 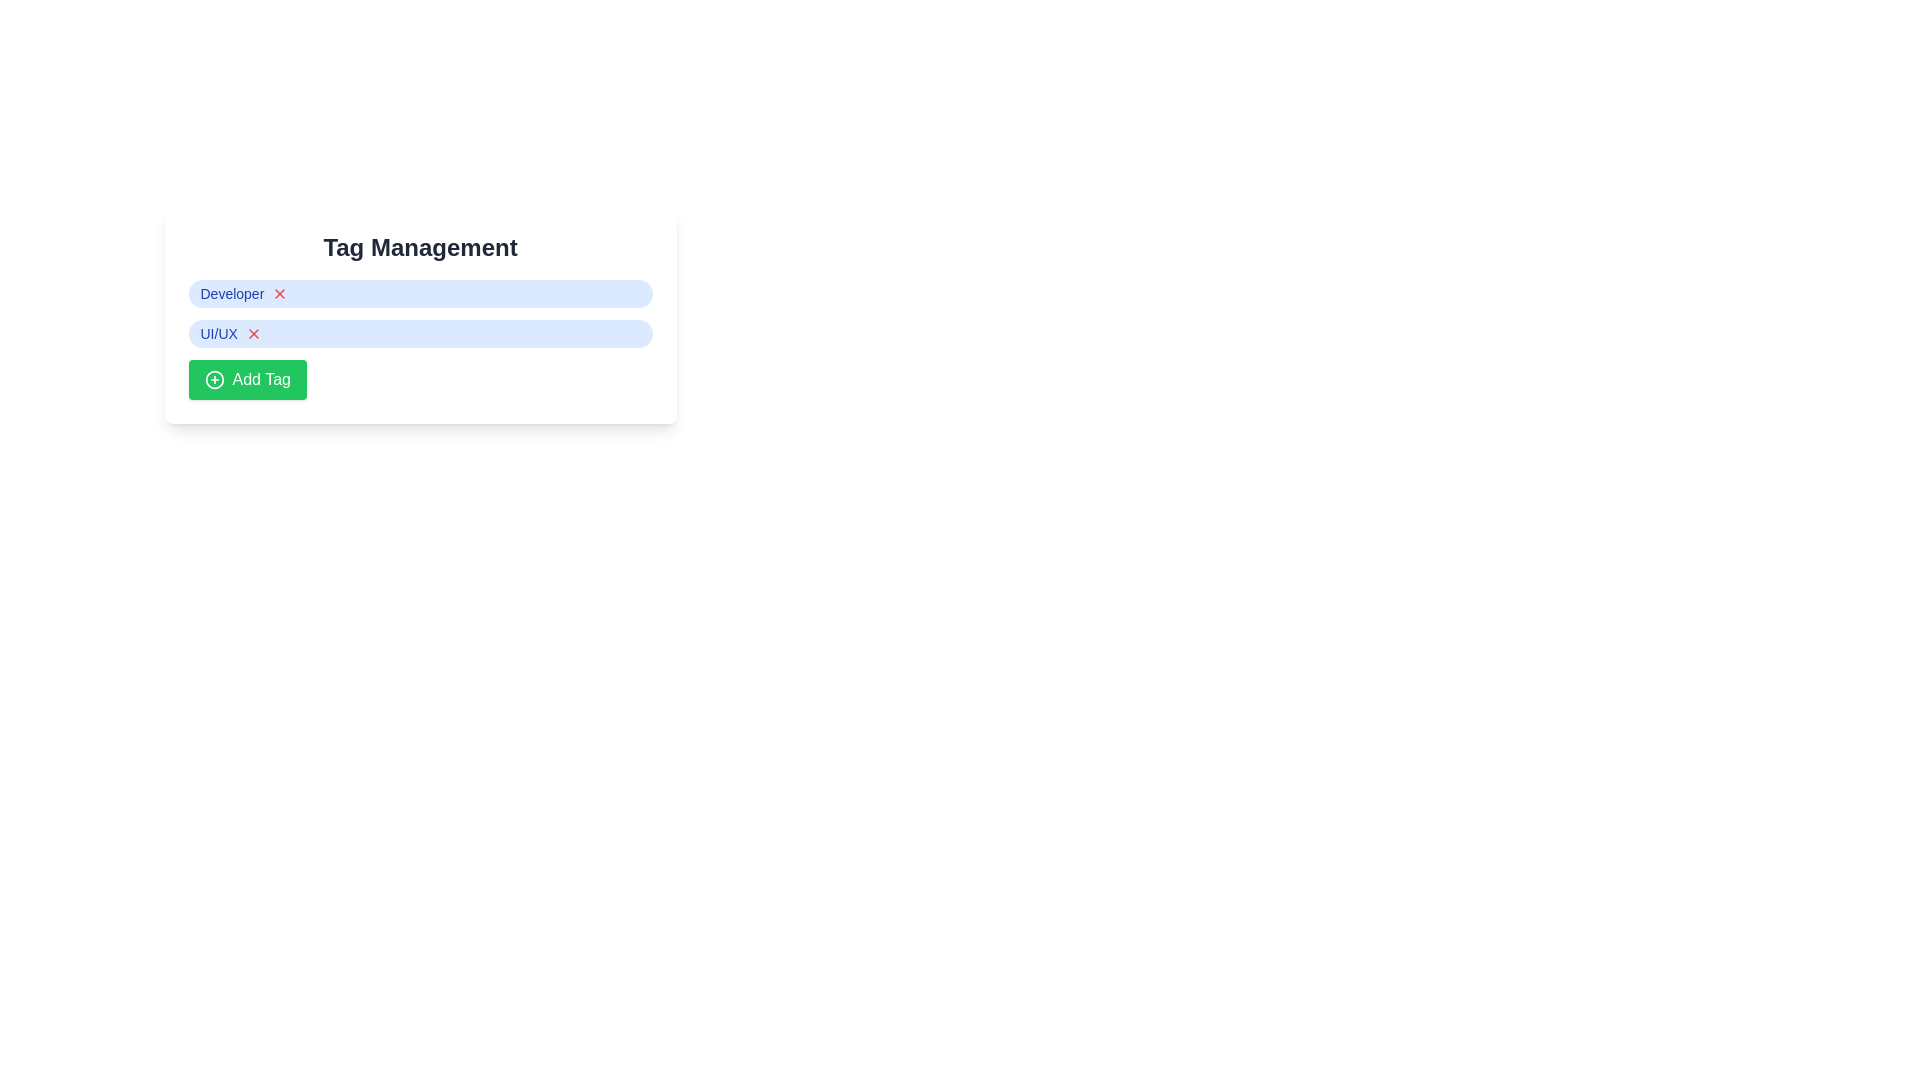 What do you see at coordinates (219, 333) in the screenshot?
I see `text label 'UI/UX' located inside a pill-shaped badge in the second row of tags under 'Tag Management'` at bounding box center [219, 333].